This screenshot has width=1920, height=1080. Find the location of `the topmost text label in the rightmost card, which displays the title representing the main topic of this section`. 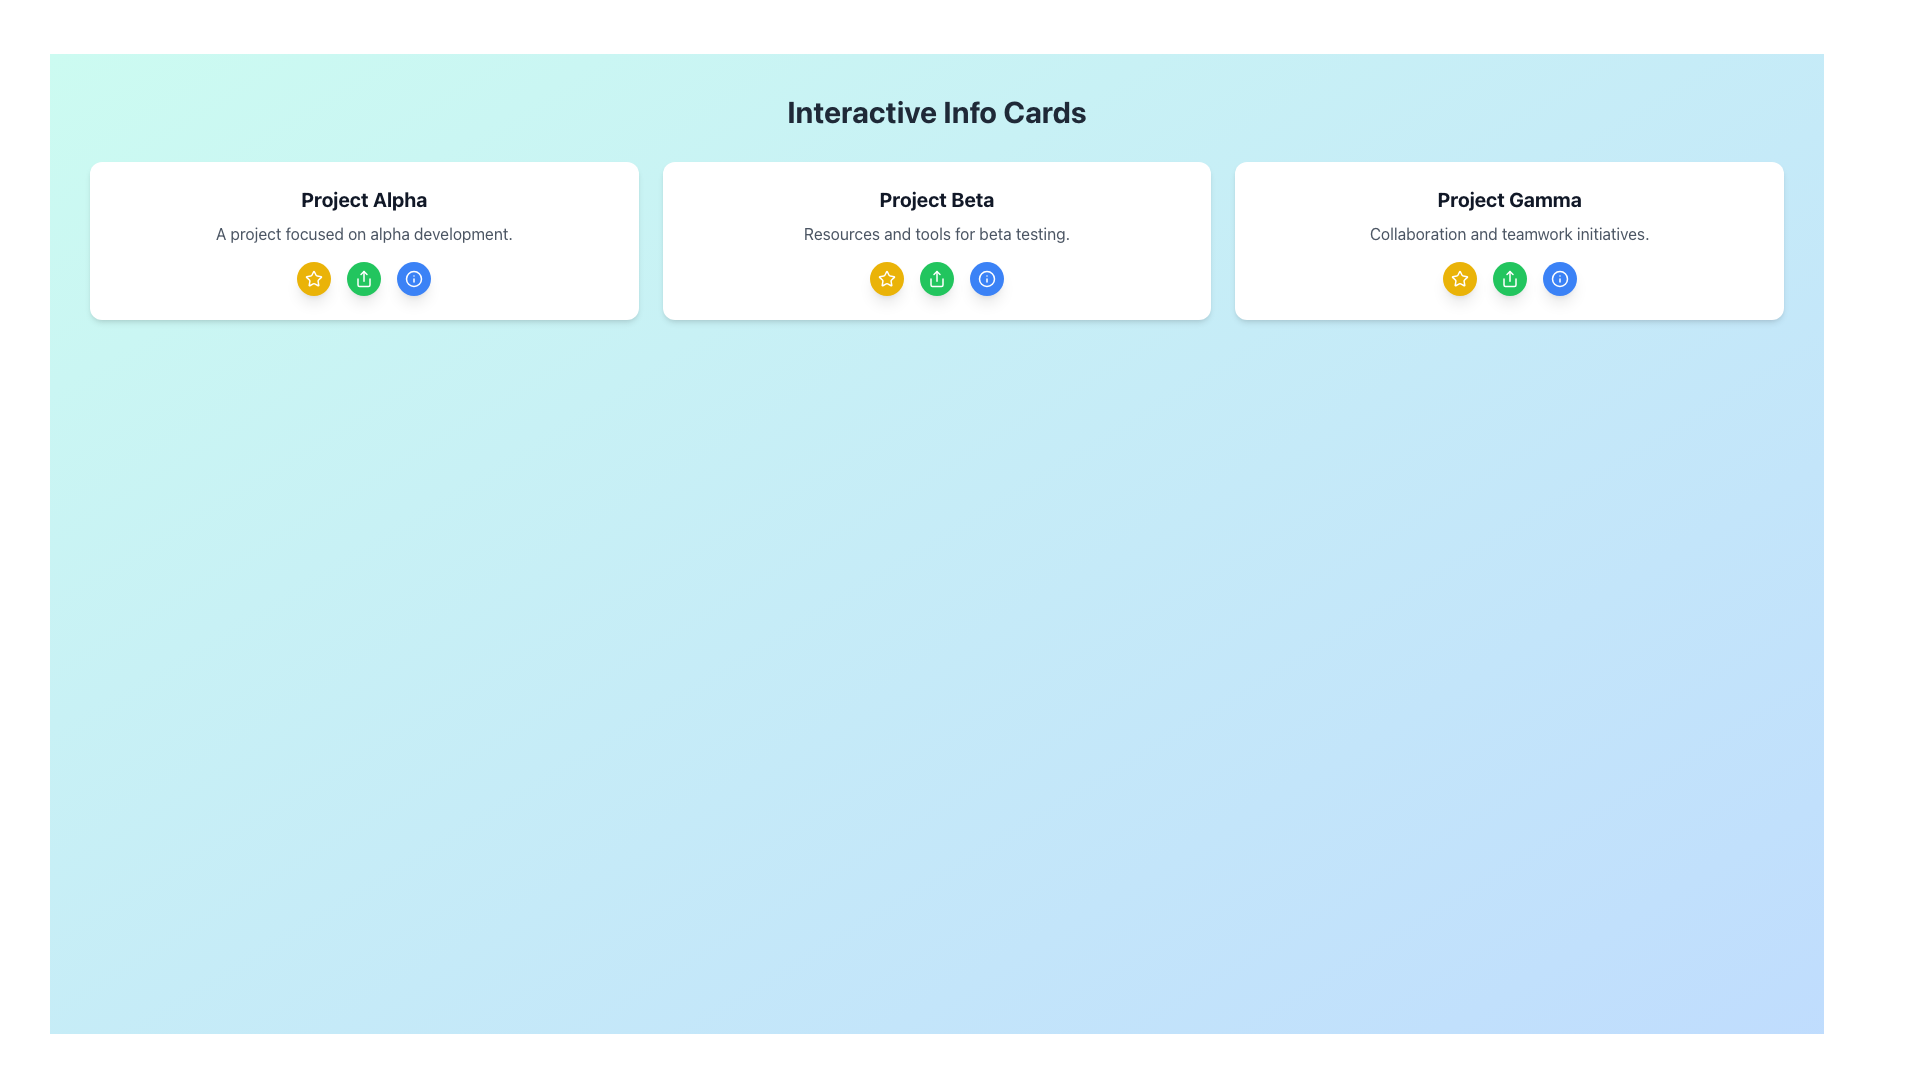

the topmost text label in the rightmost card, which displays the title representing the main topic of this section is located at coordinates (1509, 200).